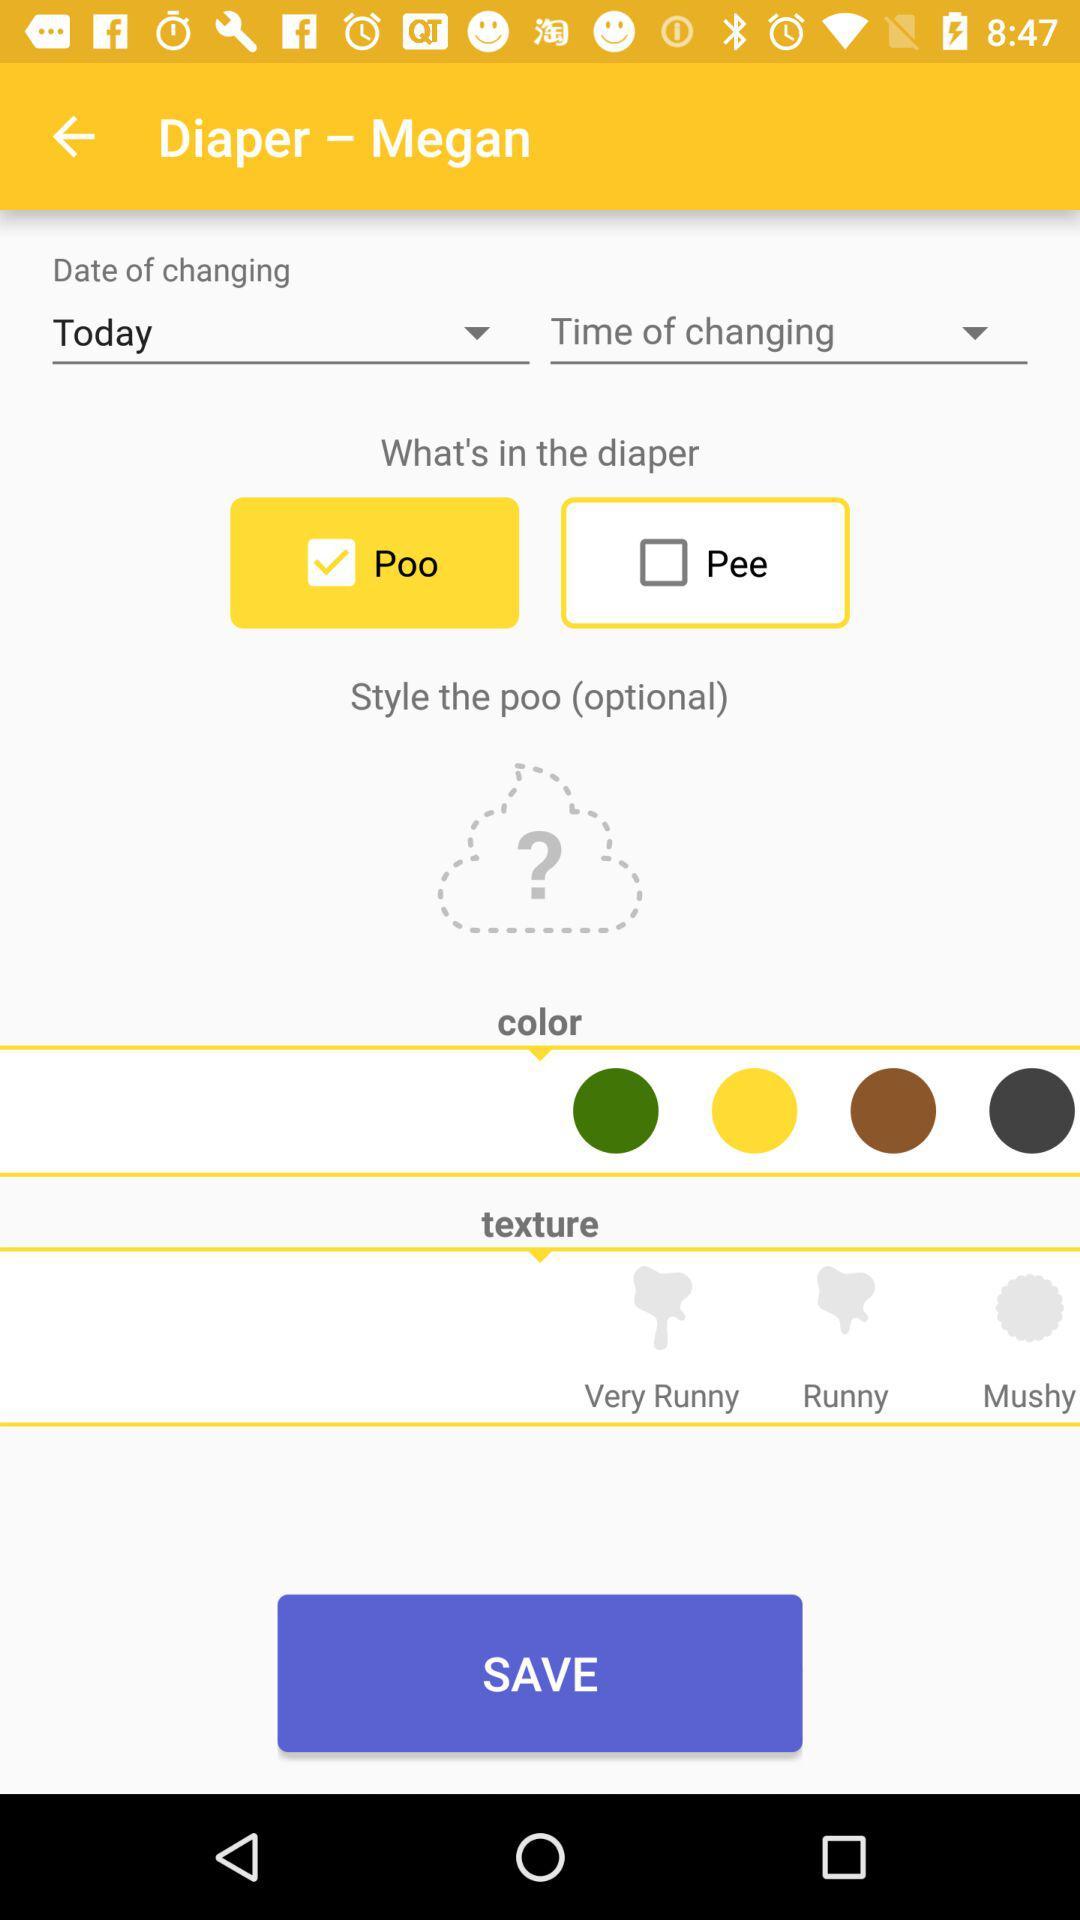 The image size is (1080, 1920). I want to click on change to brown color, so click(892, 1109).